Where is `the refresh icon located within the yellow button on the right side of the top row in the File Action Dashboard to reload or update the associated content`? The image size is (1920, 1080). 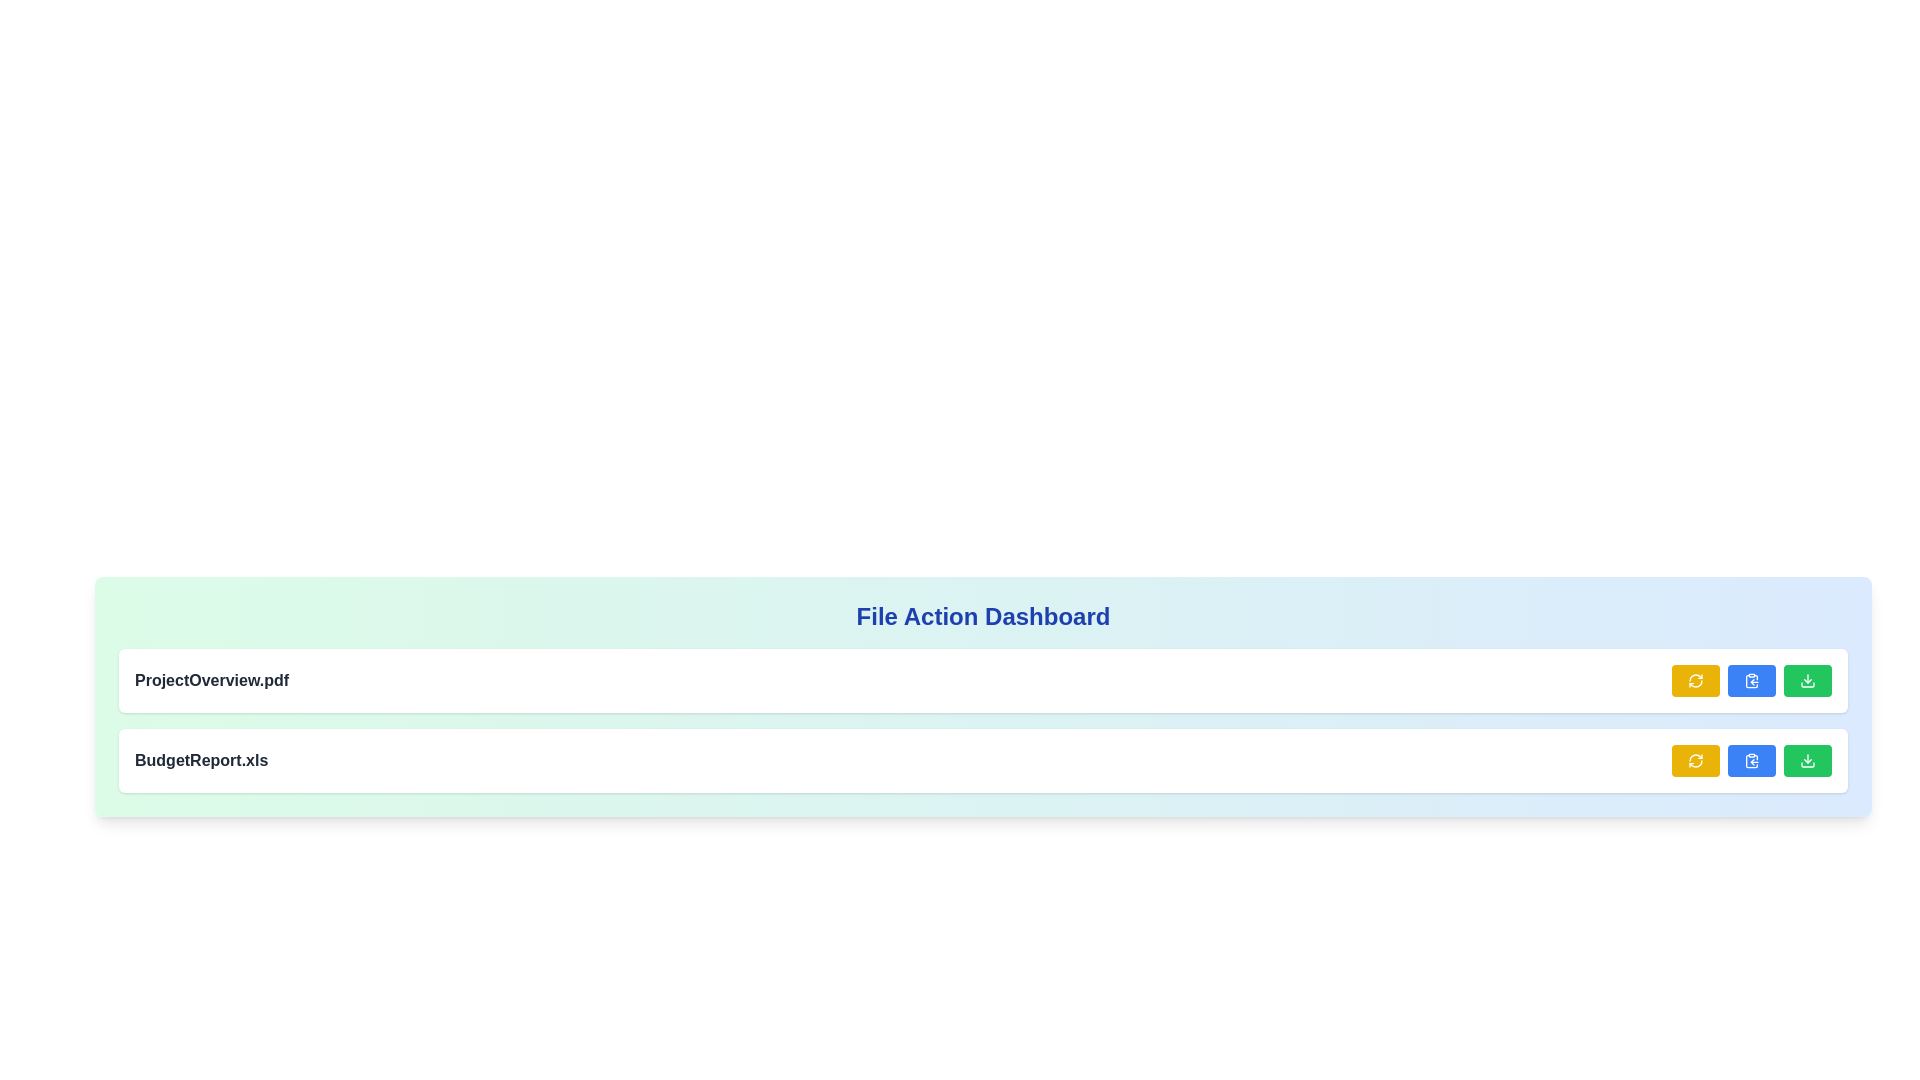
the refresh icon located within the yellow button on the right side of the top row in the File Action Dashboard to reload or update the associated content is located at coordinates (1694, 680).